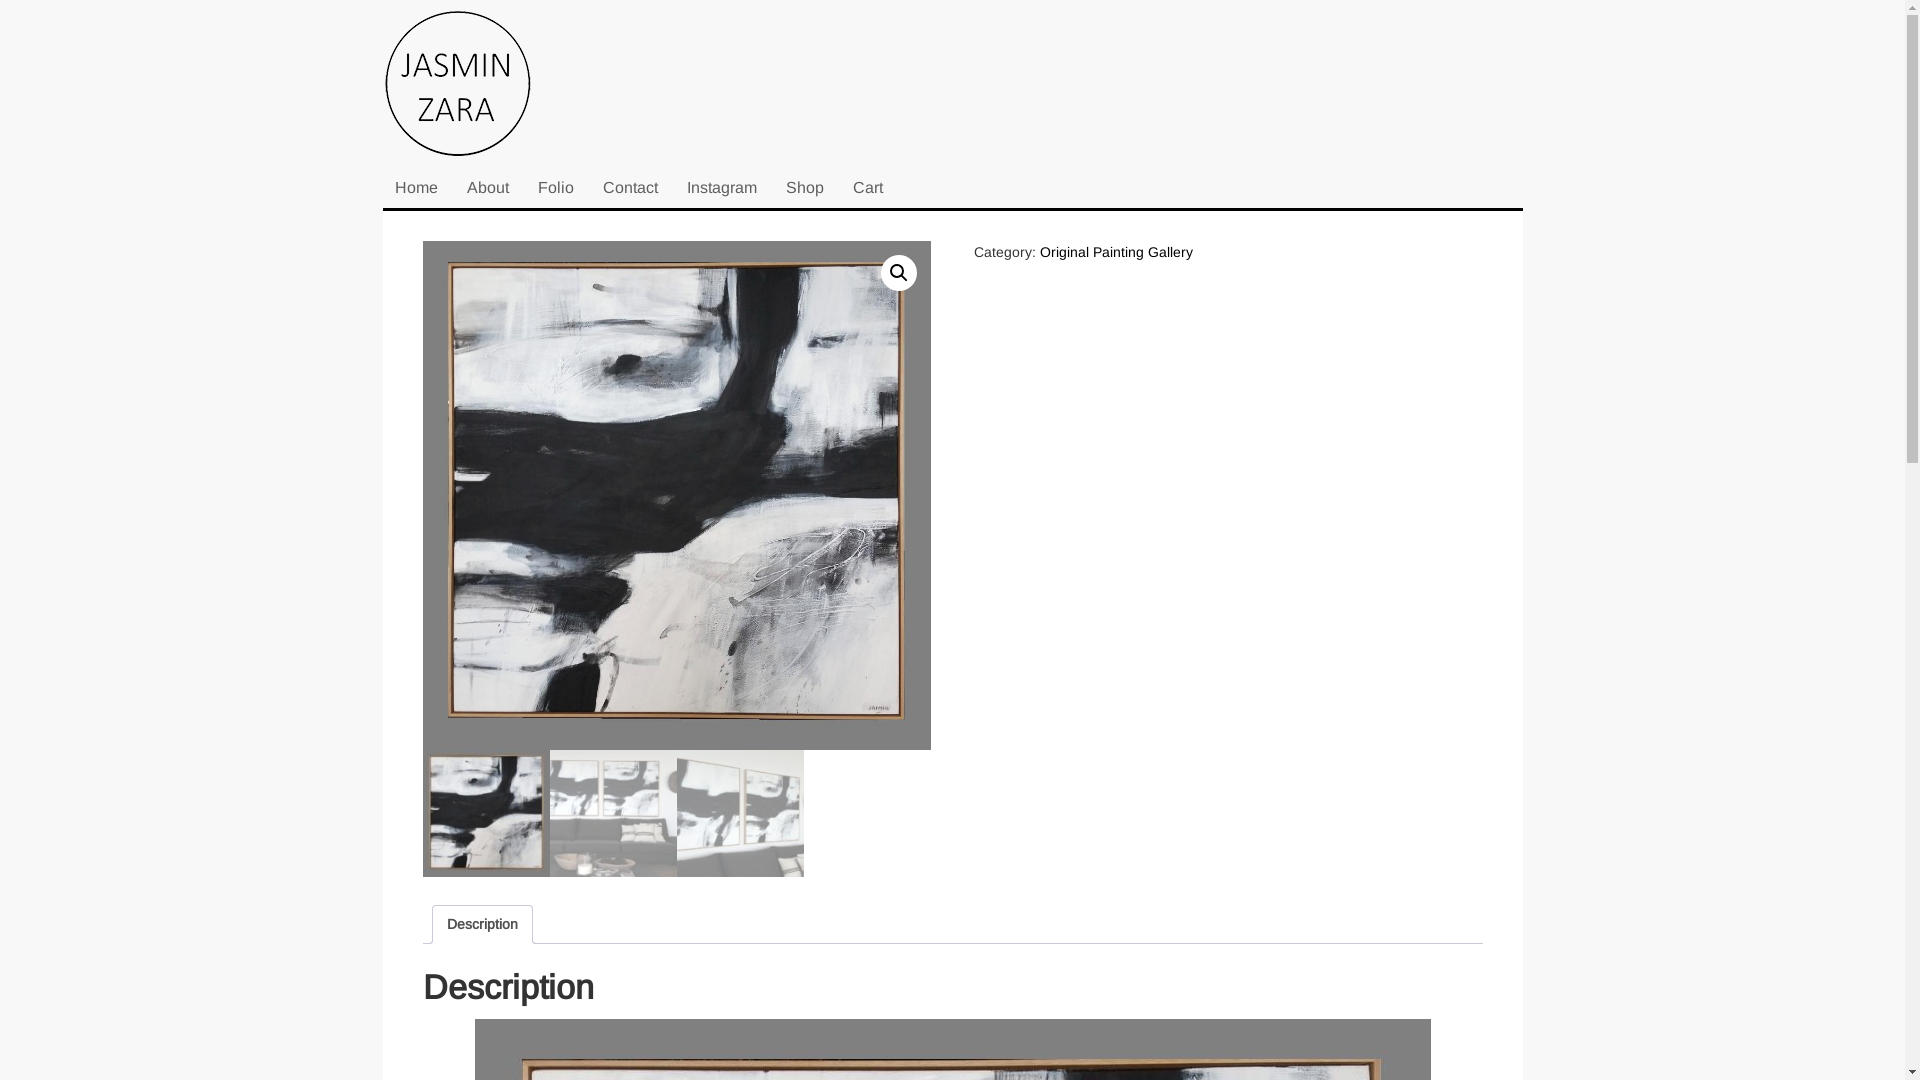 Image resolution: width=1920 pixels, height=1080 pixels. What do you see at coordinates (805, 188) in the screenshot?
I see `'Shop'` at bounding box center [805, 188].